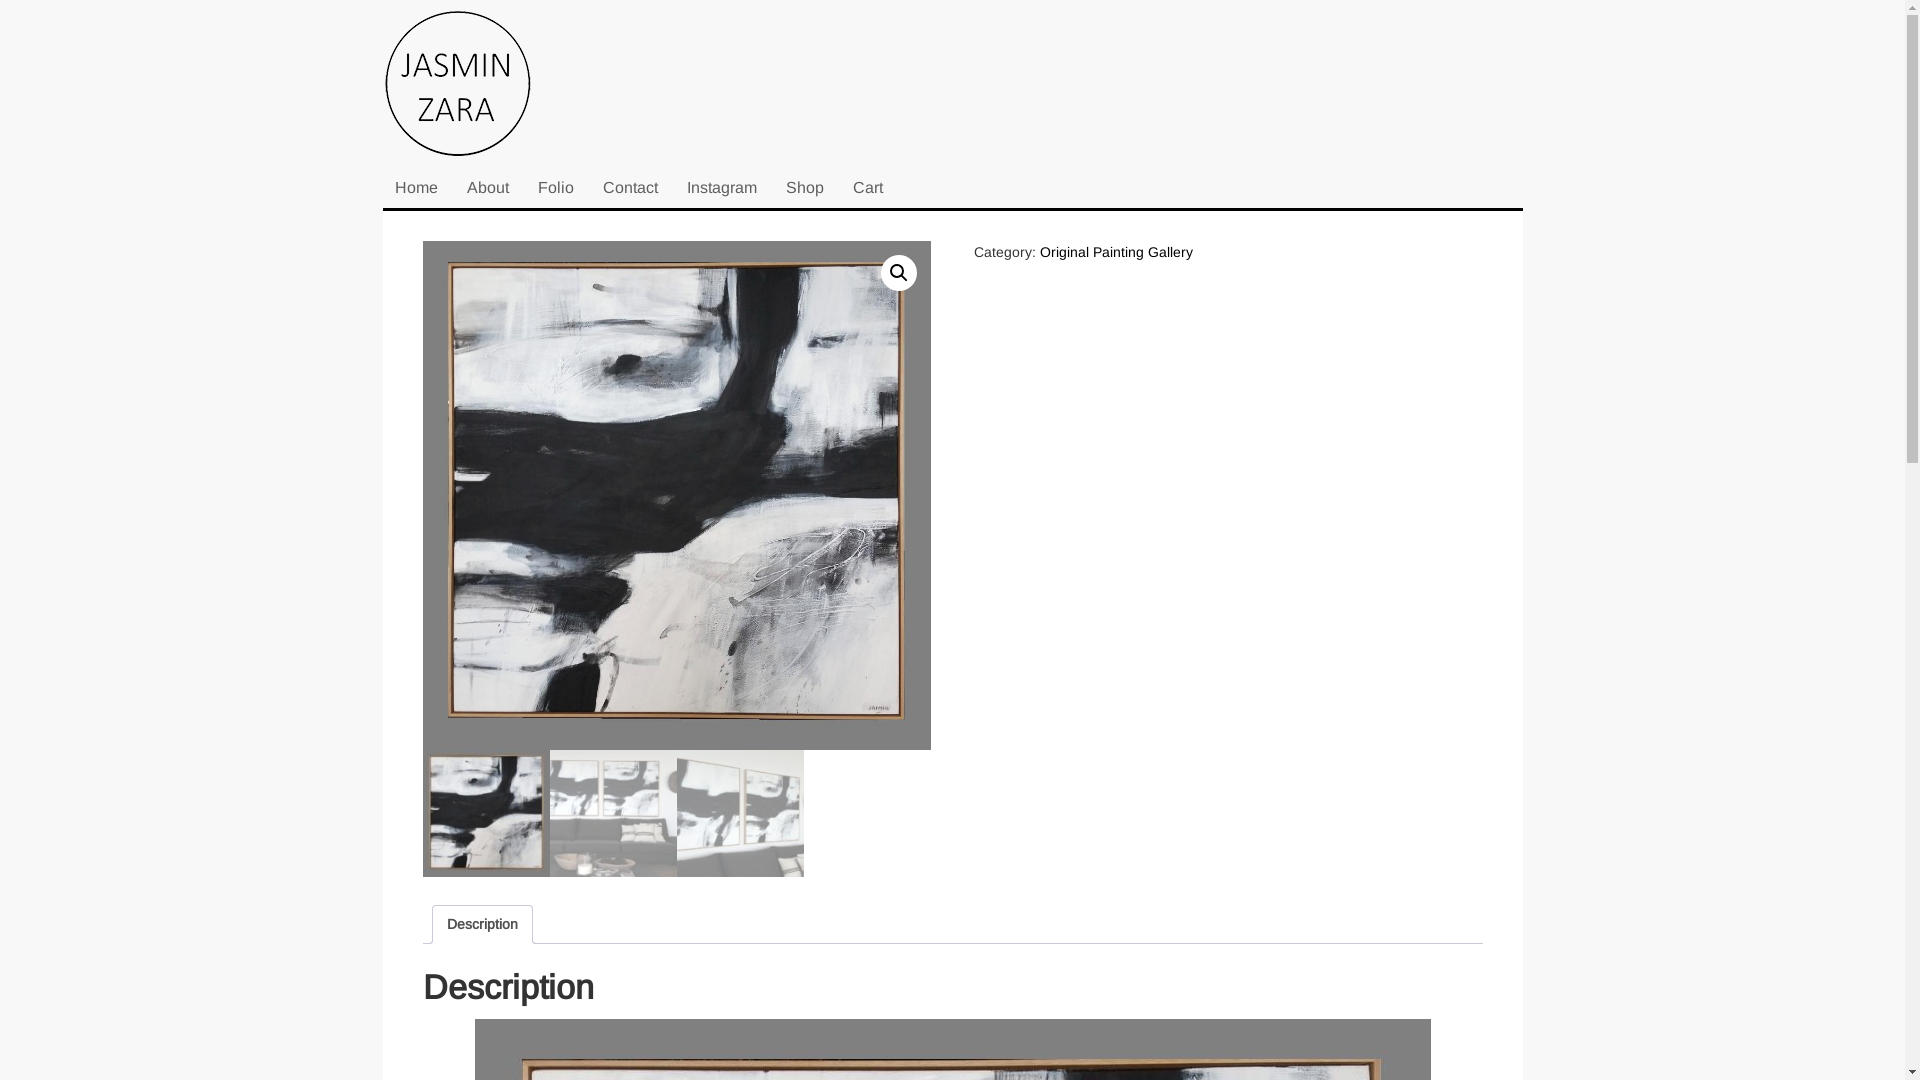 Image resolution: width=1920 pixels, height=1080 pixels. What do you see at coordinates (805, 188) in the screenshot?
I see `'Shop'` at bounding box center [805, 188].